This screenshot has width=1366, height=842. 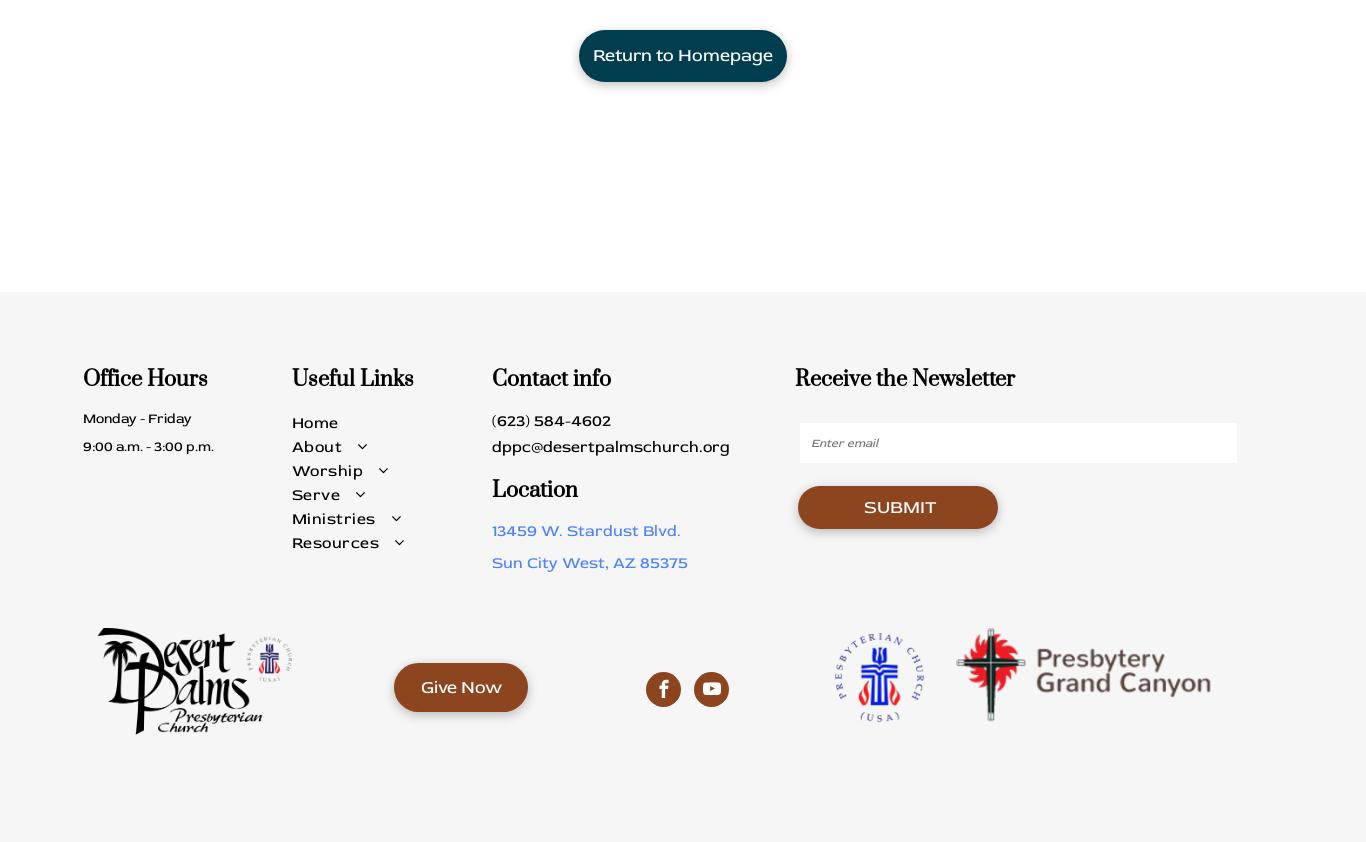 I want to click on 'Give Now', so click(x=460, y=686).